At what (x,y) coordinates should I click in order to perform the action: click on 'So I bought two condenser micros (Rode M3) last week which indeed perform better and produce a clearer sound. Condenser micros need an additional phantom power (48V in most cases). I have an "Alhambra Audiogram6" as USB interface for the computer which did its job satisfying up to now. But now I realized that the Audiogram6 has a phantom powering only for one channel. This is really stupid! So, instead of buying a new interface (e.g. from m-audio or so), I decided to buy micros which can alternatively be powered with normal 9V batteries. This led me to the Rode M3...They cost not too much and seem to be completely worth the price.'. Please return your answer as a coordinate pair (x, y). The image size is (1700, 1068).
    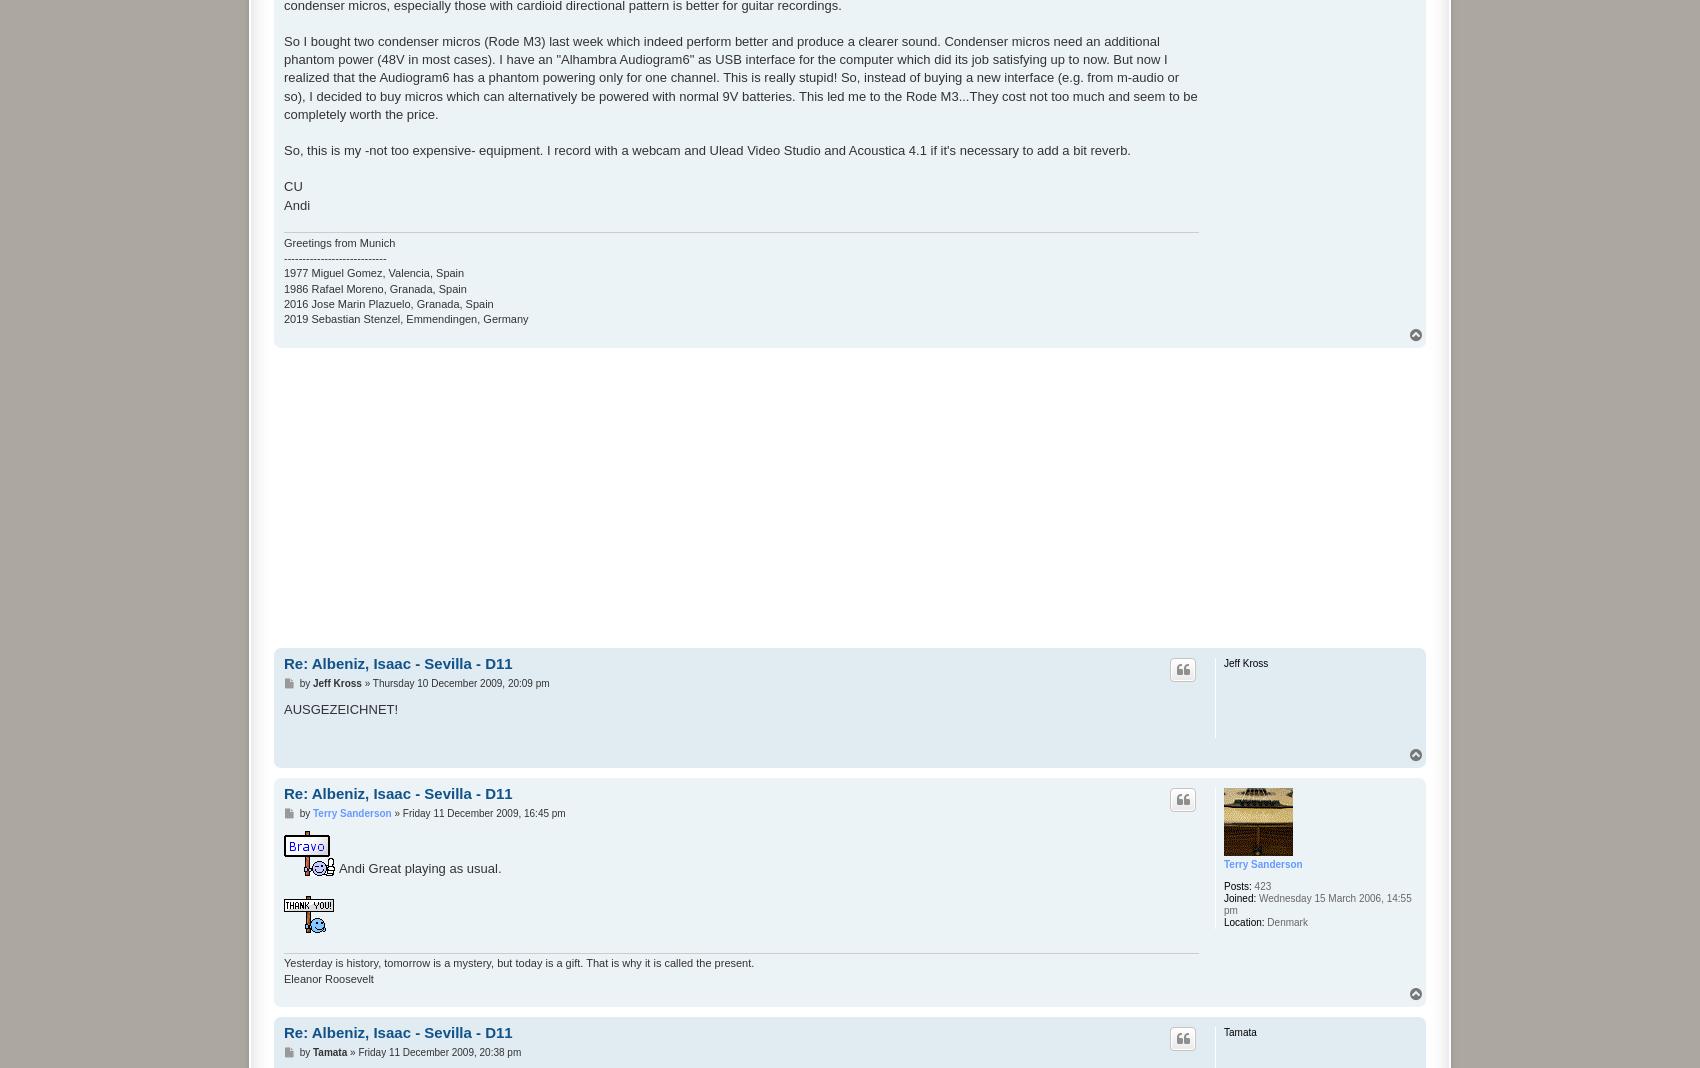
    Looking at the image, I should click on (740, 76).